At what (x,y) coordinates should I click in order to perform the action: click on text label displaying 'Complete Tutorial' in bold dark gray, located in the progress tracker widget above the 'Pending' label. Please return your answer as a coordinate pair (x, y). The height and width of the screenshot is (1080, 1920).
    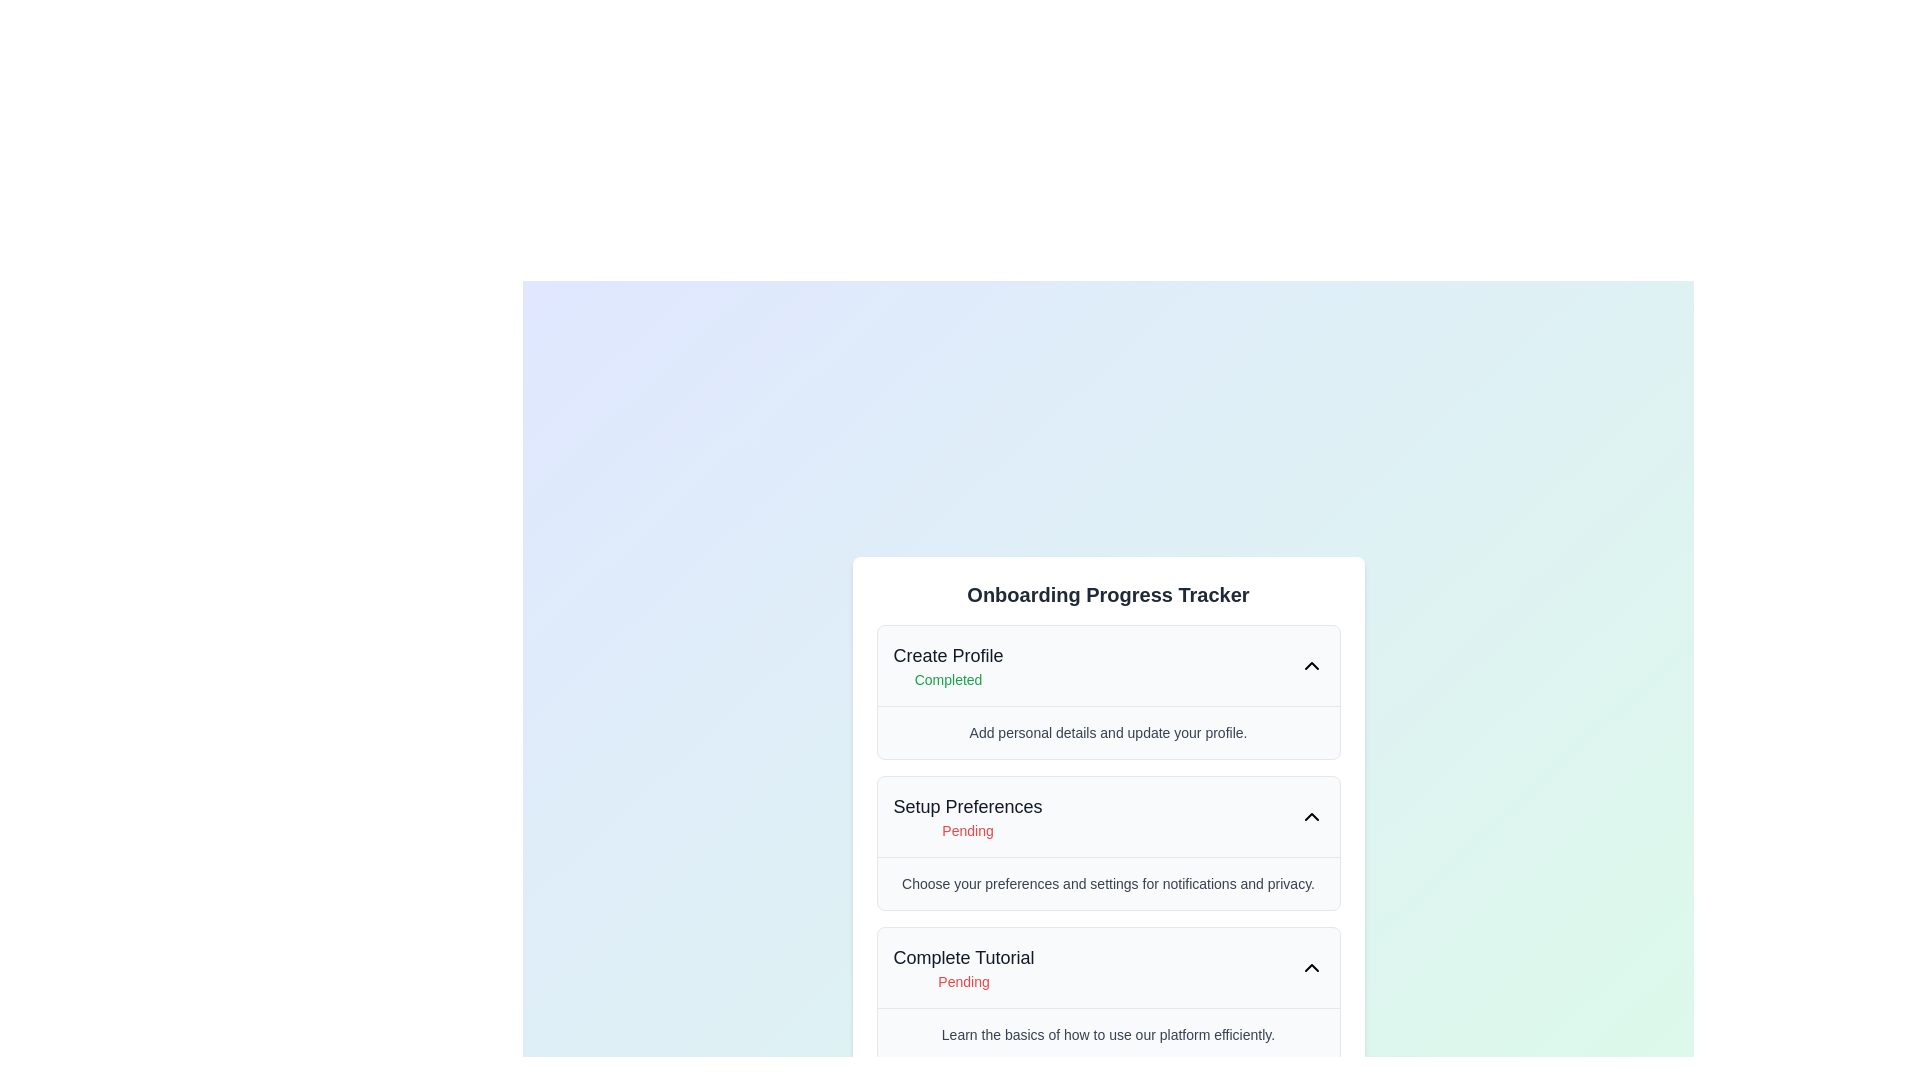
    Looking at the image, I should click on (964, 956).